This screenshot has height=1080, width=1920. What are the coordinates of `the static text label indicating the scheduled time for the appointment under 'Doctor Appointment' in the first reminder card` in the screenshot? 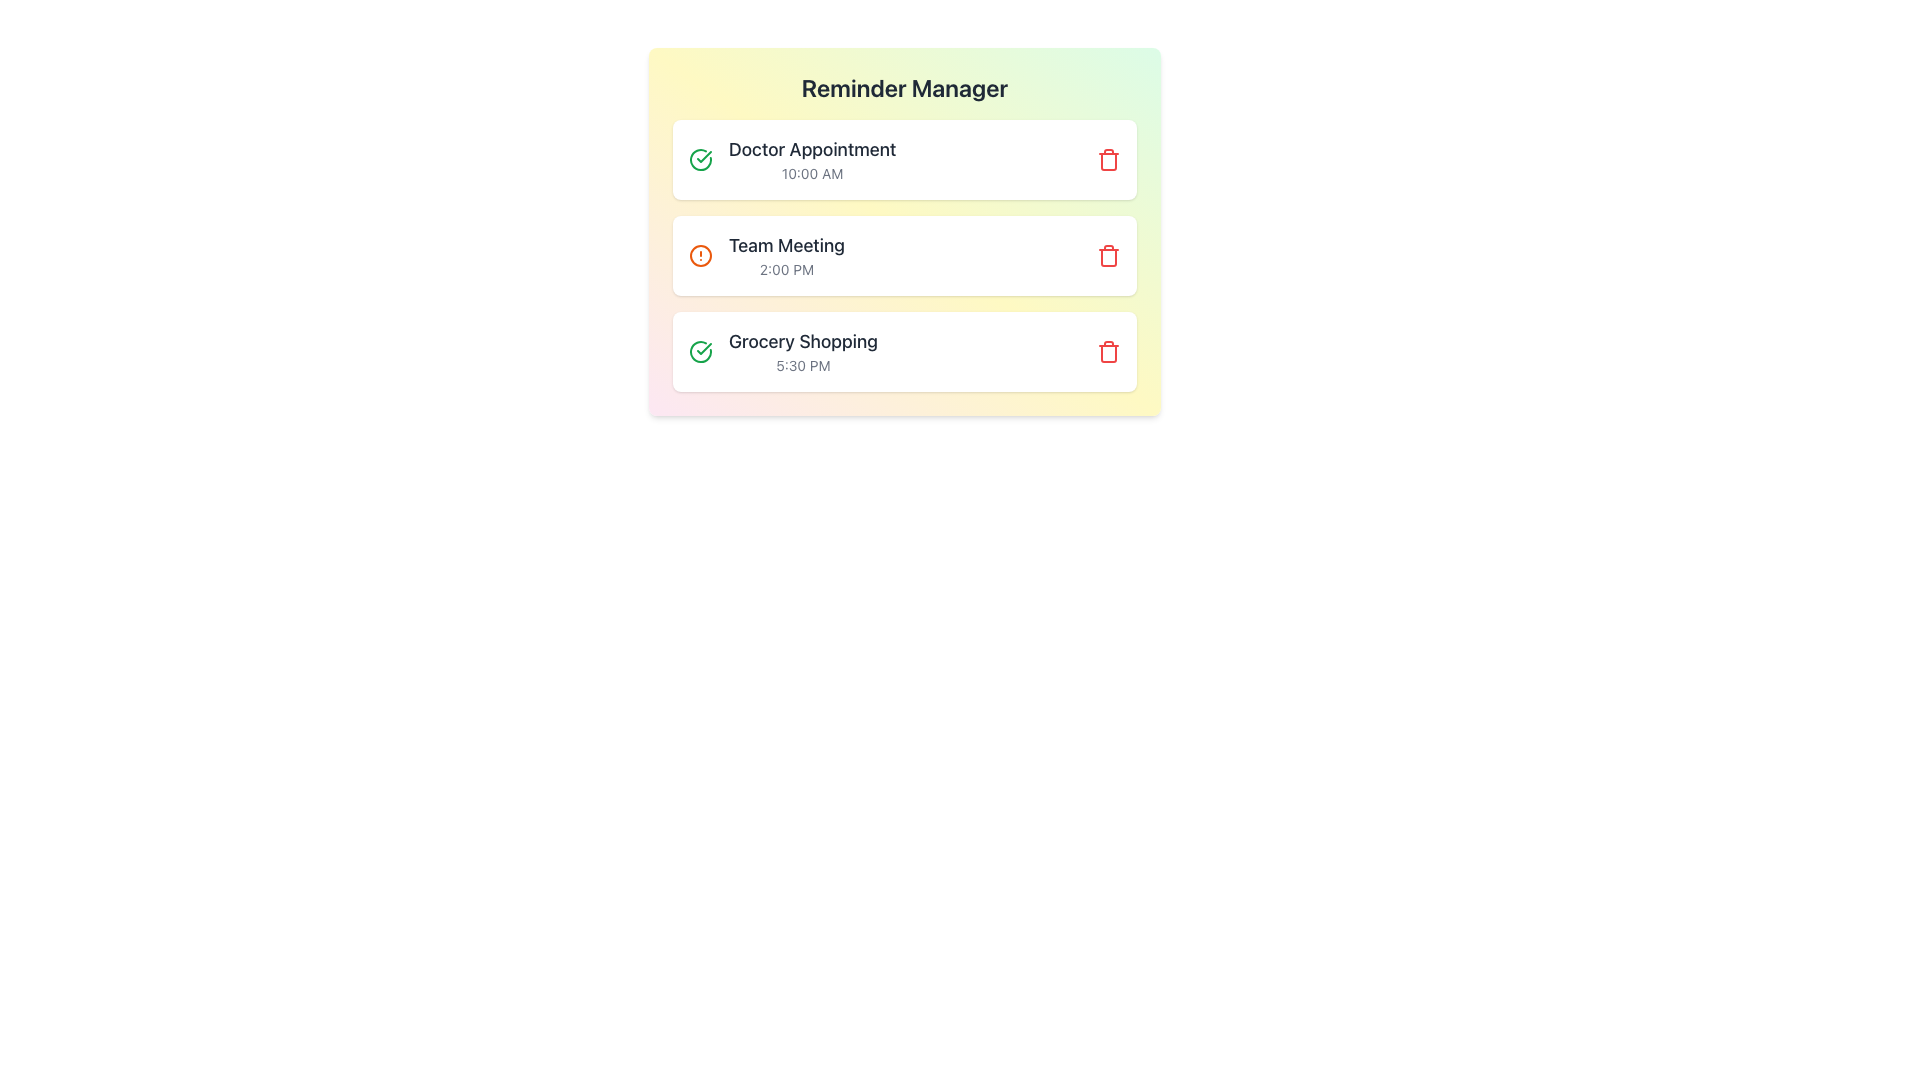 It's located at (812, 172).